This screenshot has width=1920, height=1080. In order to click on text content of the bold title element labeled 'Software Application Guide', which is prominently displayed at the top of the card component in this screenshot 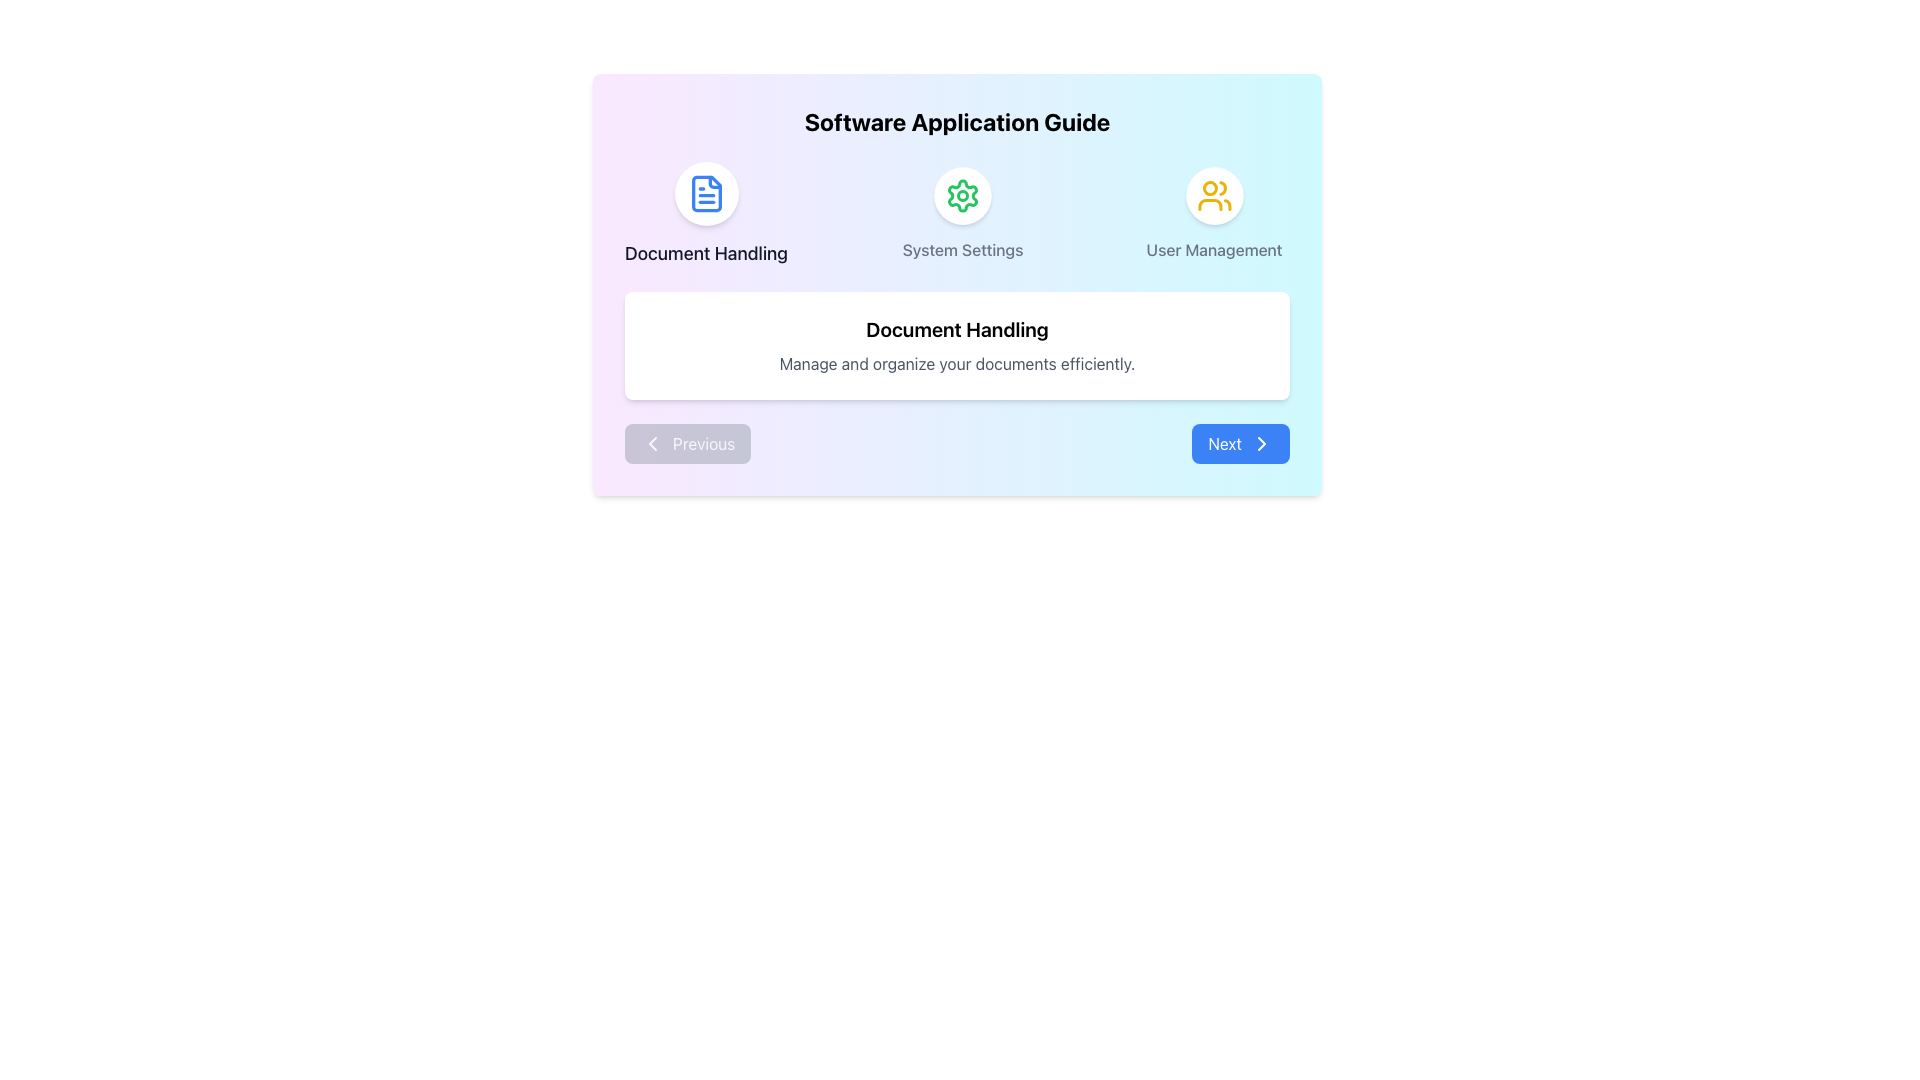, I will do `click(956, 122)`.